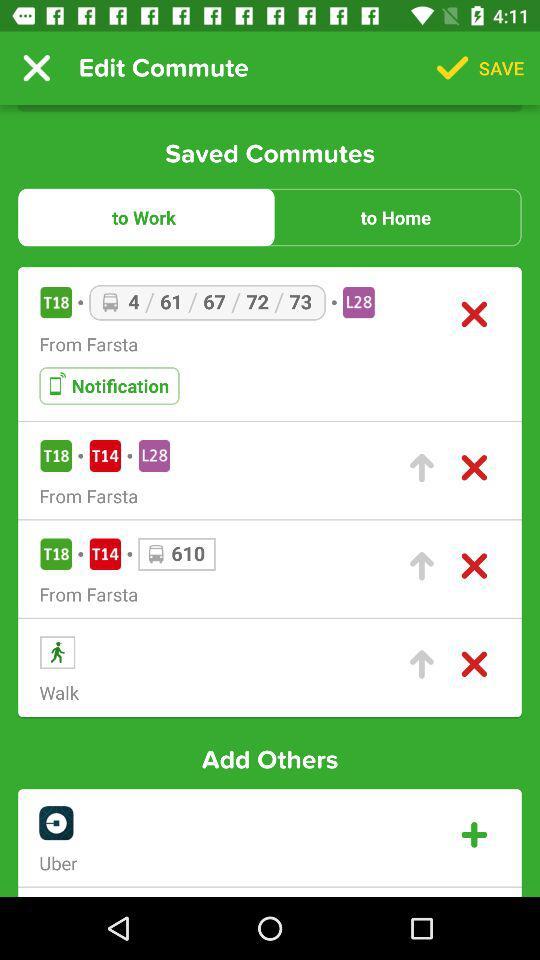 Image resolution: width=540 pixels, height=960 pixels. Describe the element at coordinates (473, 664) in the screenshot. I see `remove` at that location.